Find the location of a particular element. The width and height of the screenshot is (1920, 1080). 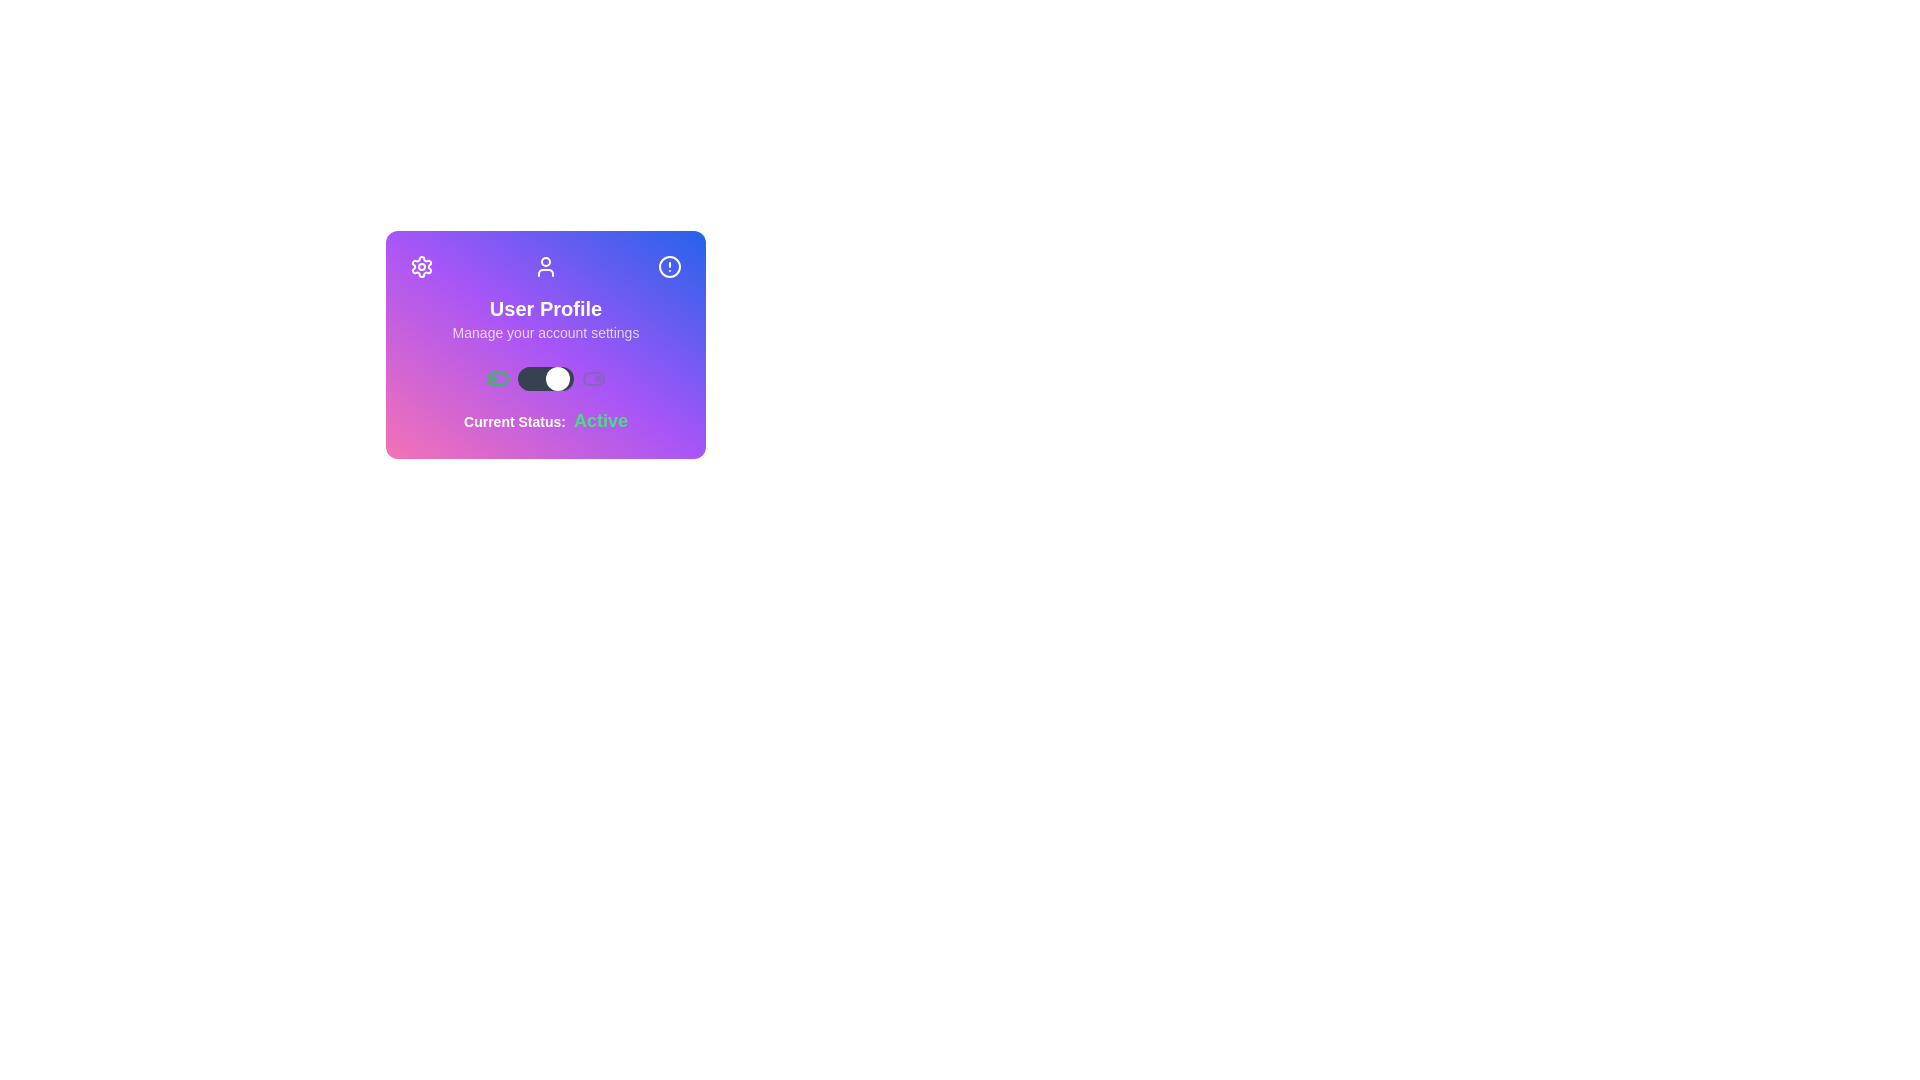

the green toggle button located under the 'User Profile' title is located at coordinates (498, 378).